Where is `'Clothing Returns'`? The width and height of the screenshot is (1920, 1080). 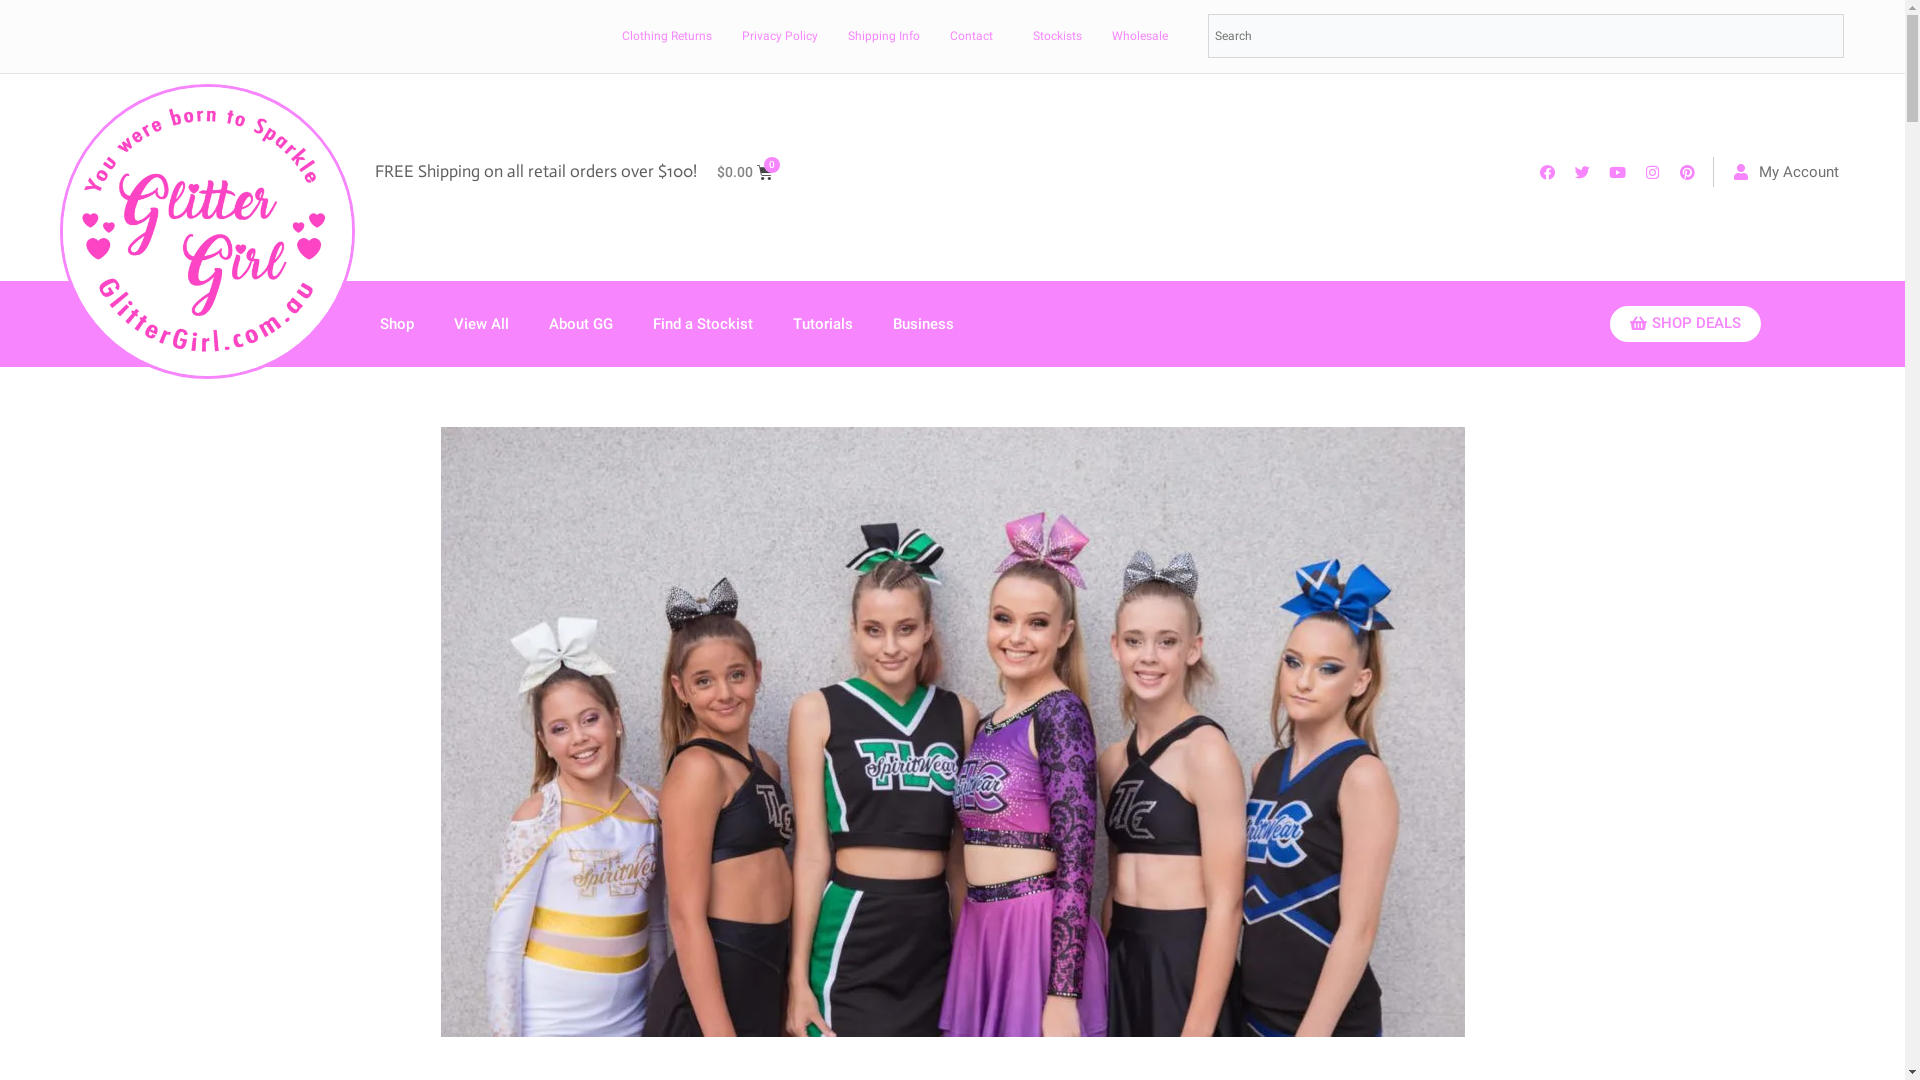 'Clothing Returns' is located at coordinates (667, 35).